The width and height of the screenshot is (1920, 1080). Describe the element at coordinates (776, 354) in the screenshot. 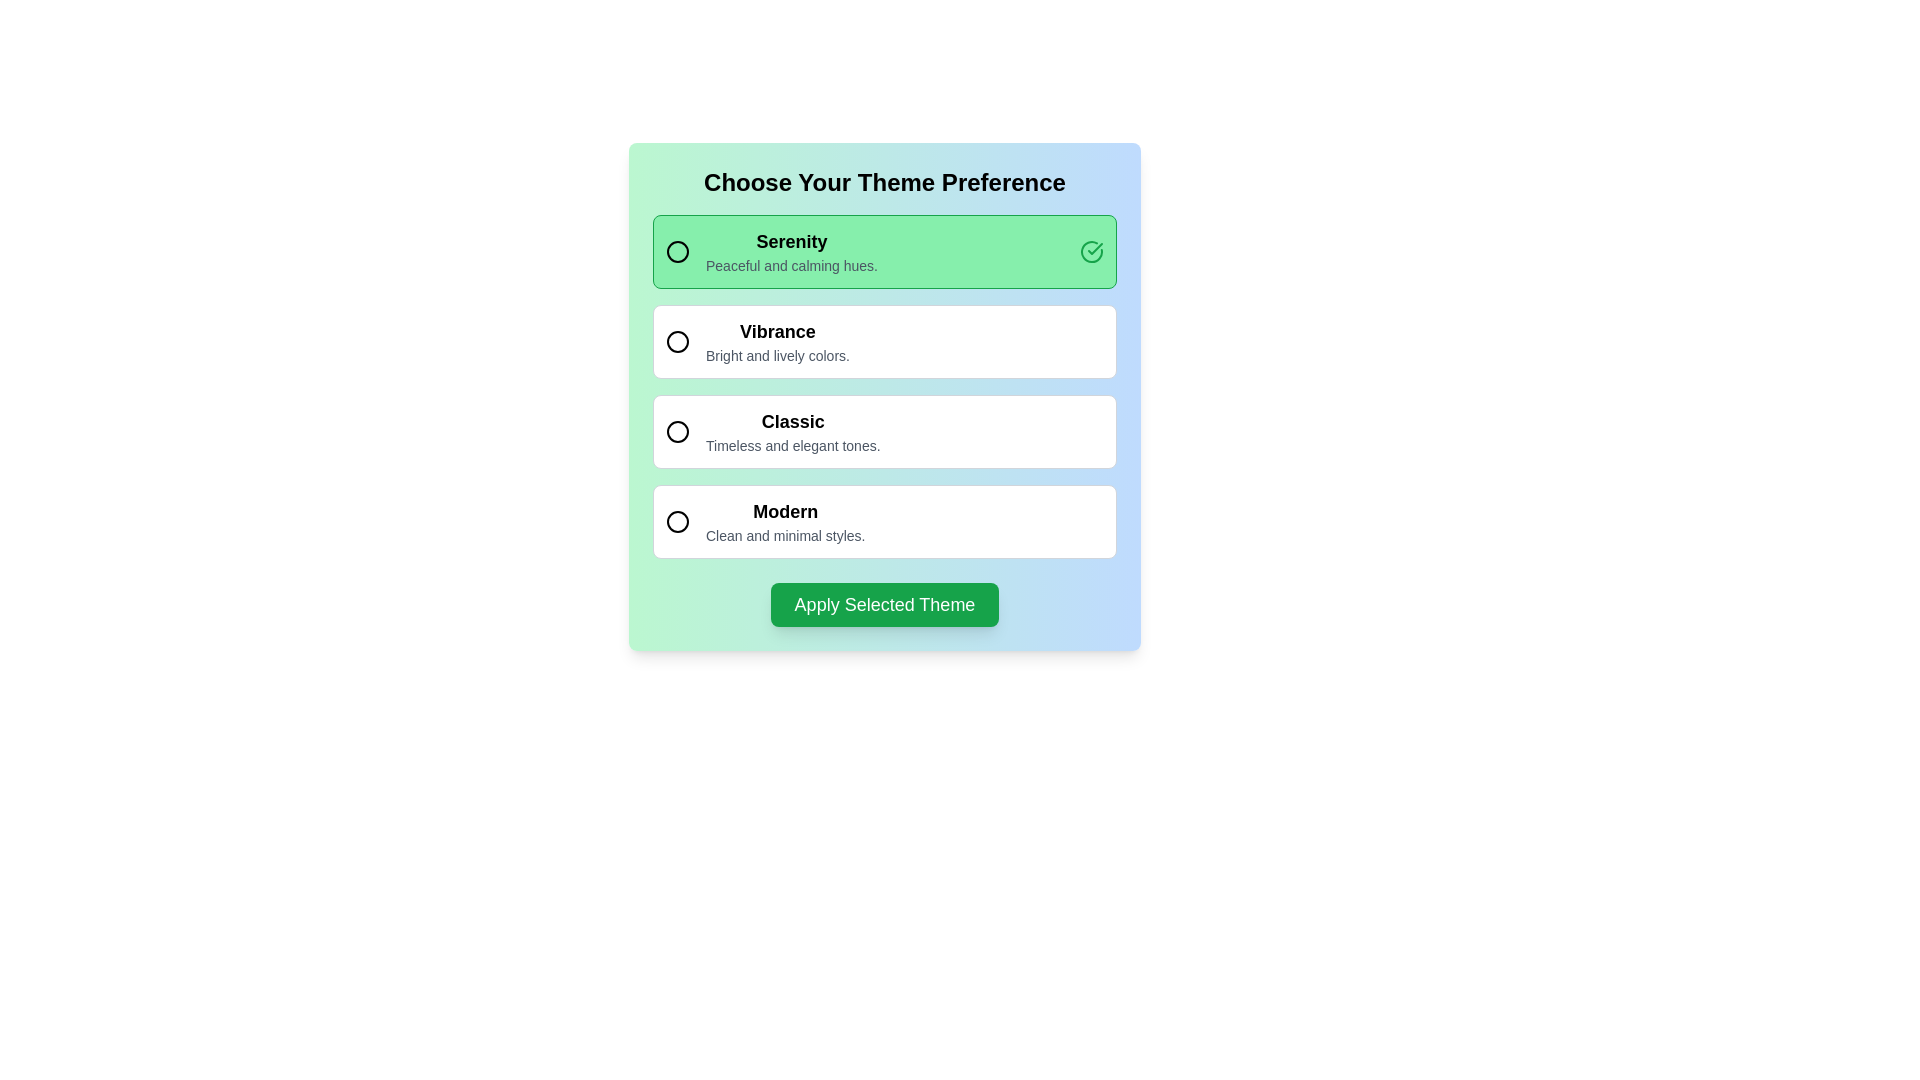

I see `the text label displaying 'Bright and lively colors.' which is styled as a description under the 'Vibrance' header` at that location.